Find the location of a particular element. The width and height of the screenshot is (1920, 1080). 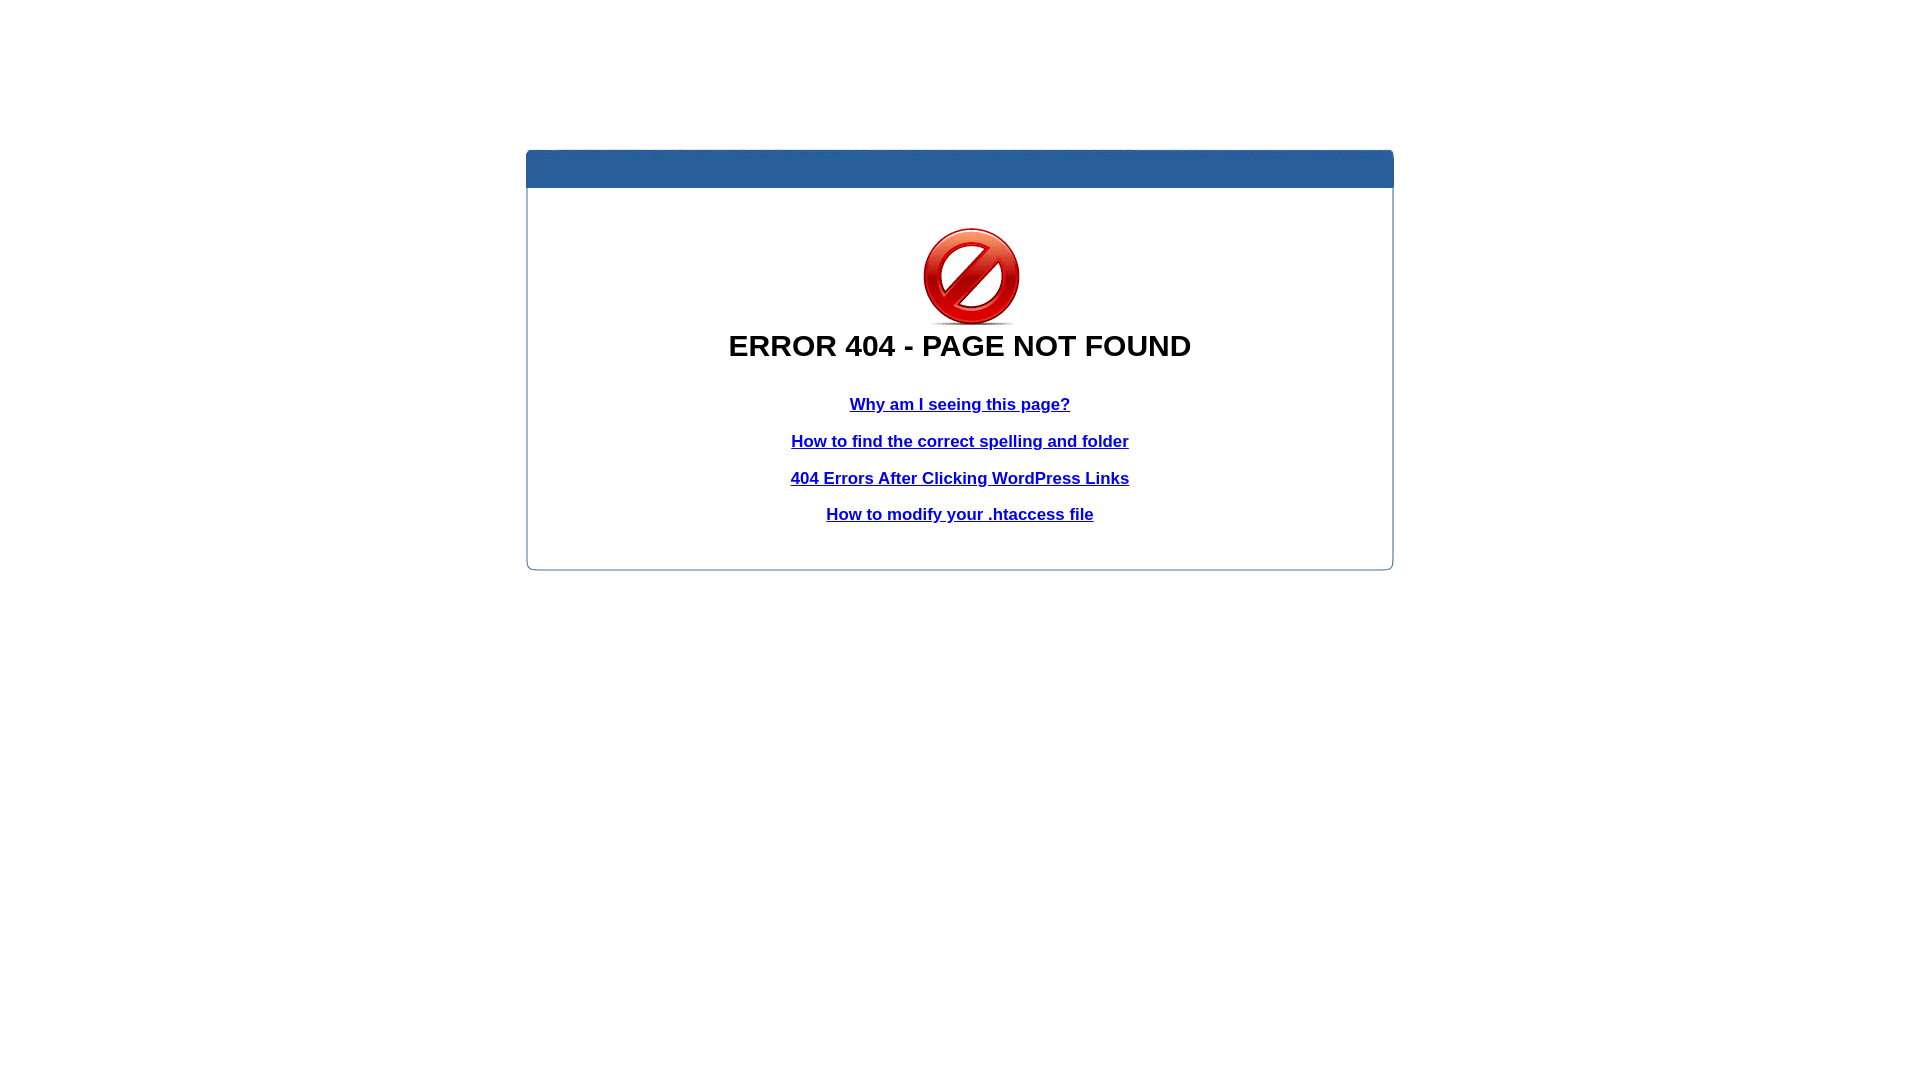

'How to modify your .htaccess file' is located at coordinates (825, 513).